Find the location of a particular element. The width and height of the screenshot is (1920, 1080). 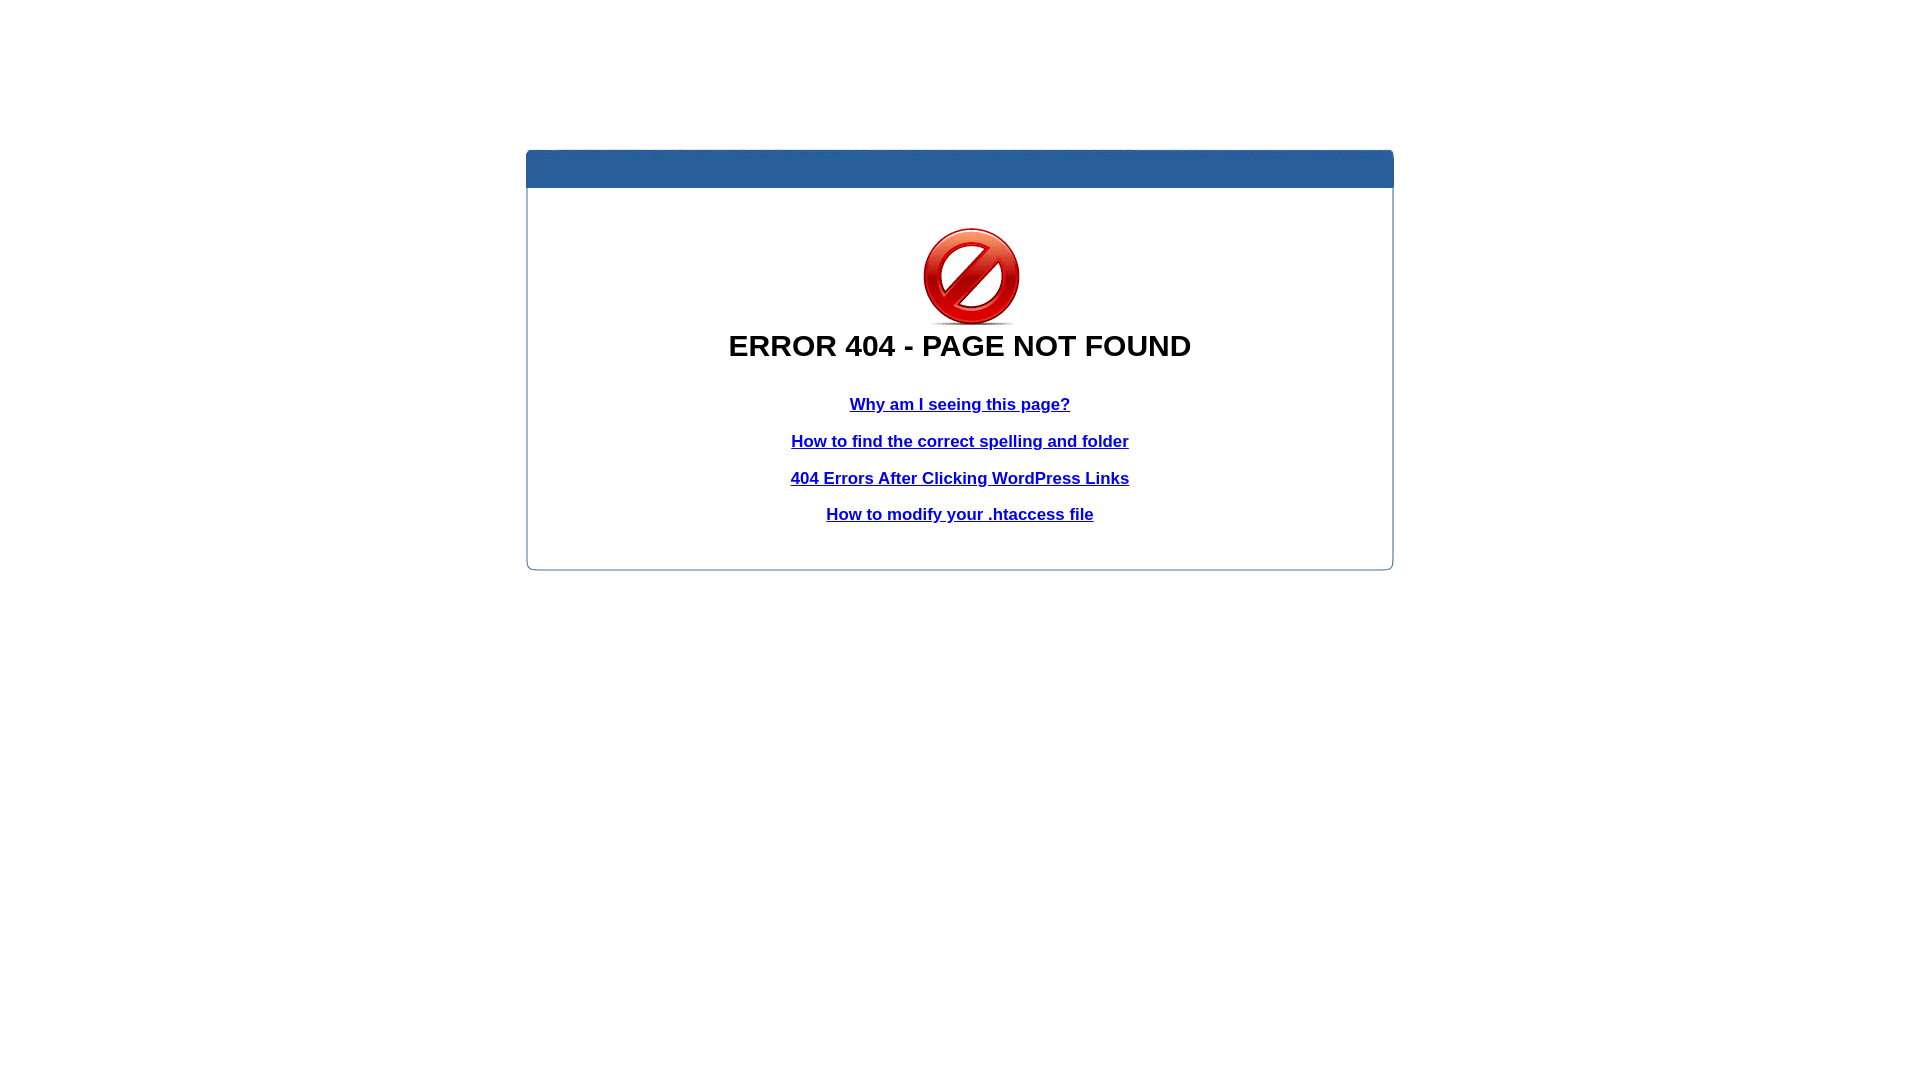

'How to modify your .htaccess file' is located at coordinates (825, 513).